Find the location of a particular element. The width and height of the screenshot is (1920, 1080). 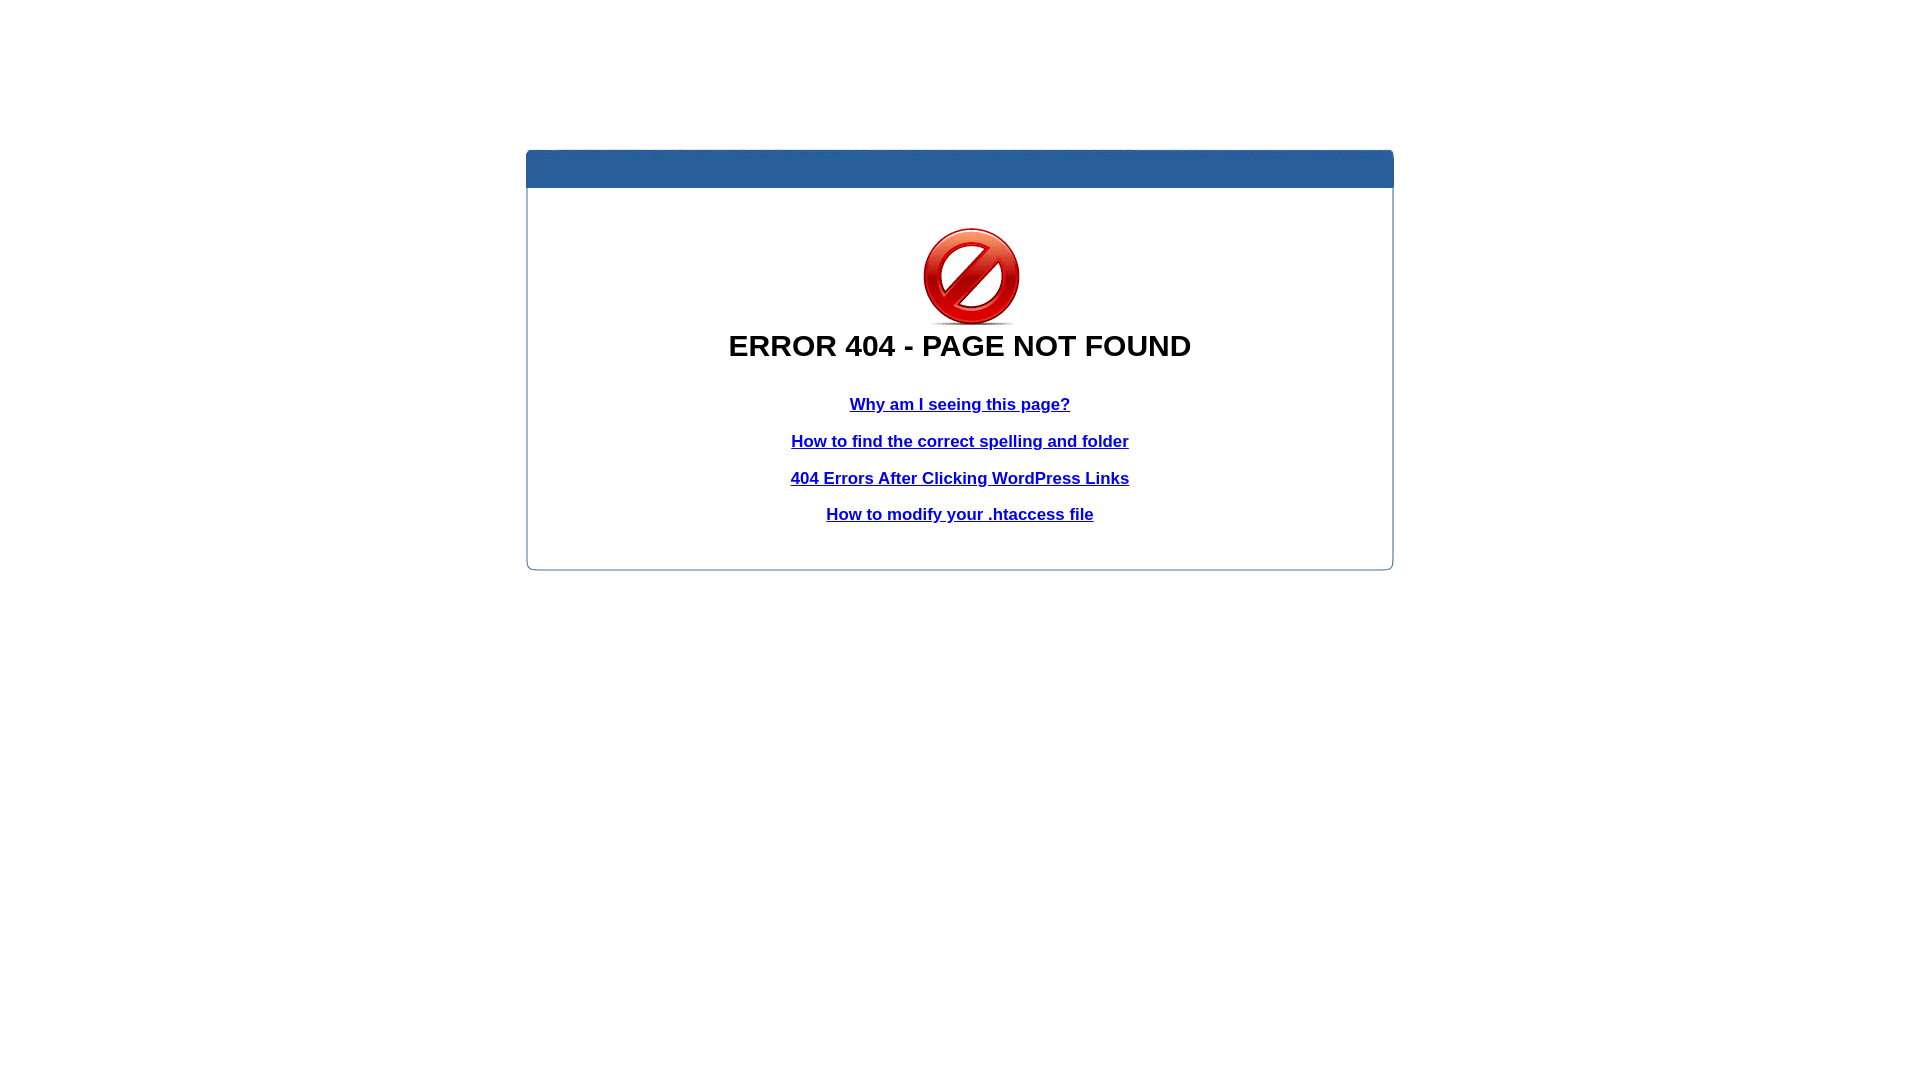

'How to modify your .htaccess file' is located at coordinates (825, 513).